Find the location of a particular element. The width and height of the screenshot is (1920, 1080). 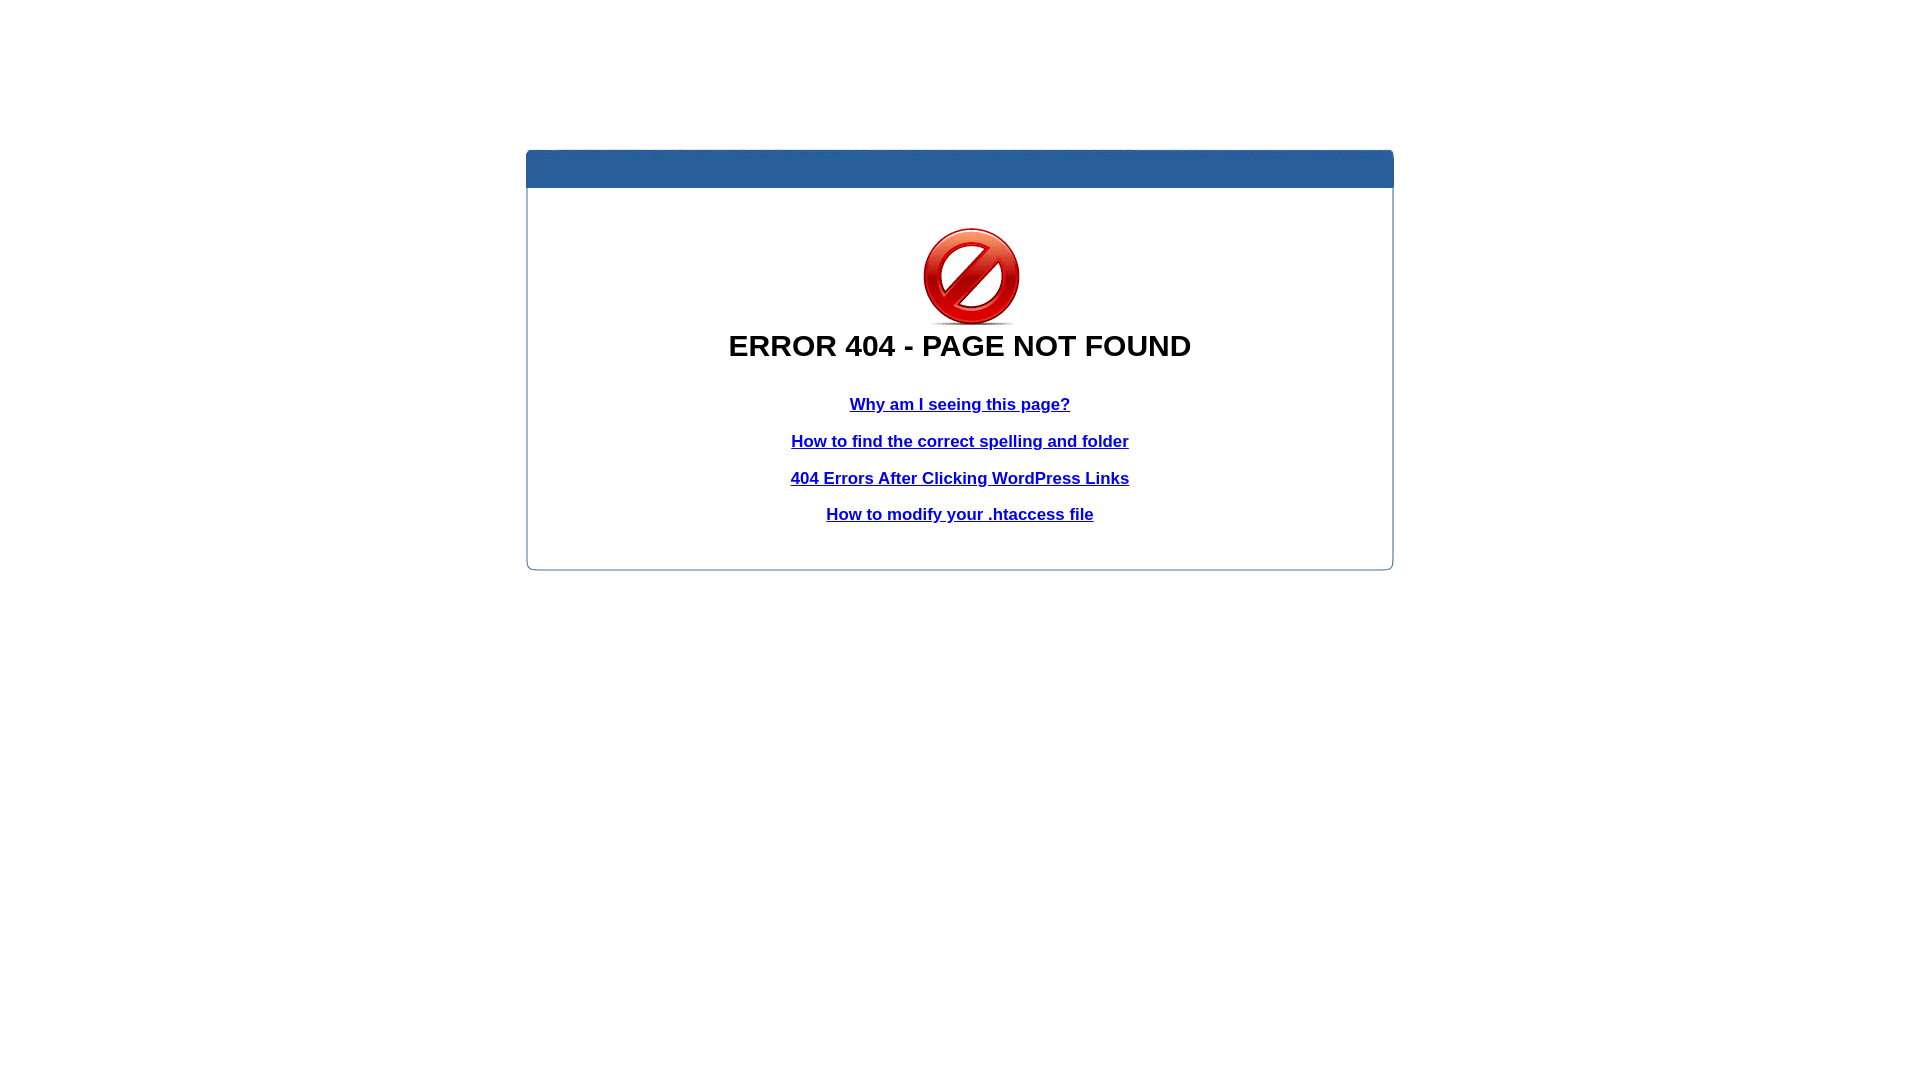

'How to modify your .htaccess file' is located at coordinates (825, 513).